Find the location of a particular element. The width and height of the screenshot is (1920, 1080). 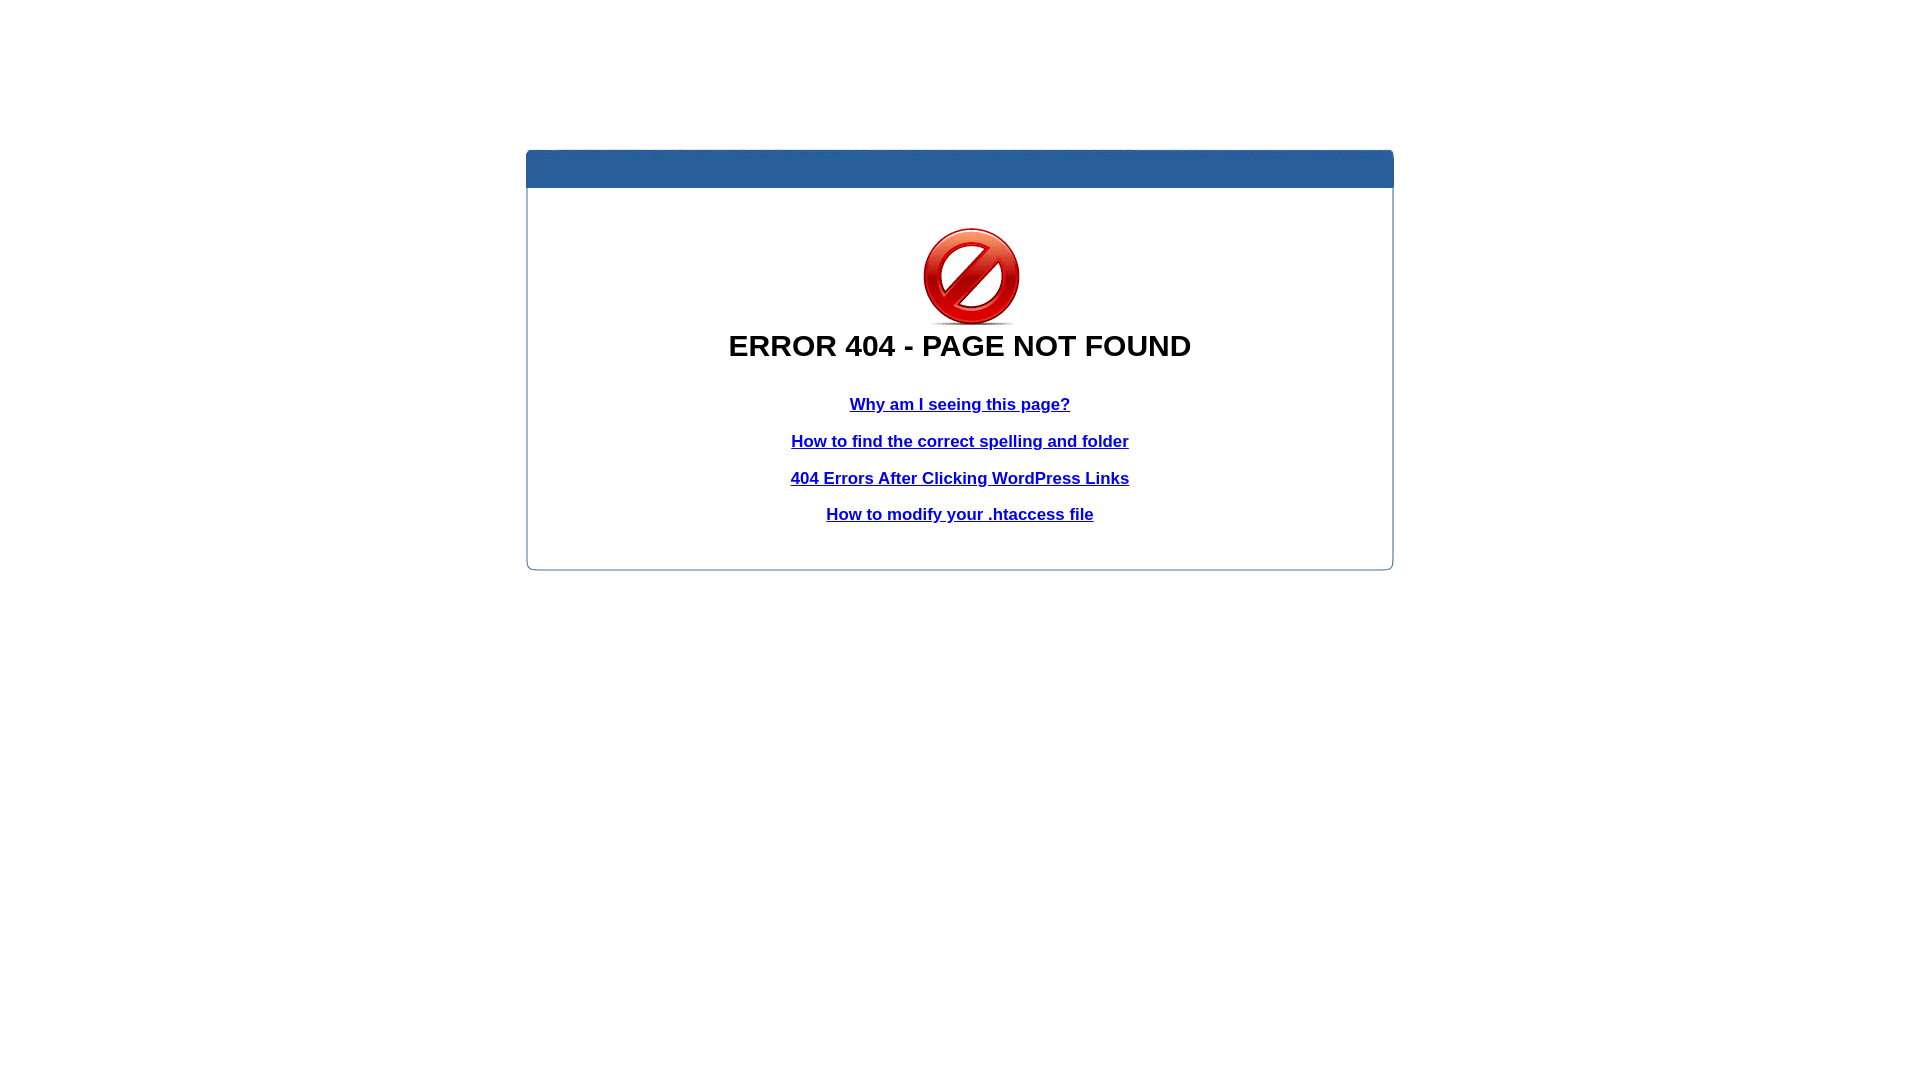

'How to modify your .htaccess file' is located at coordinates (825, 513).